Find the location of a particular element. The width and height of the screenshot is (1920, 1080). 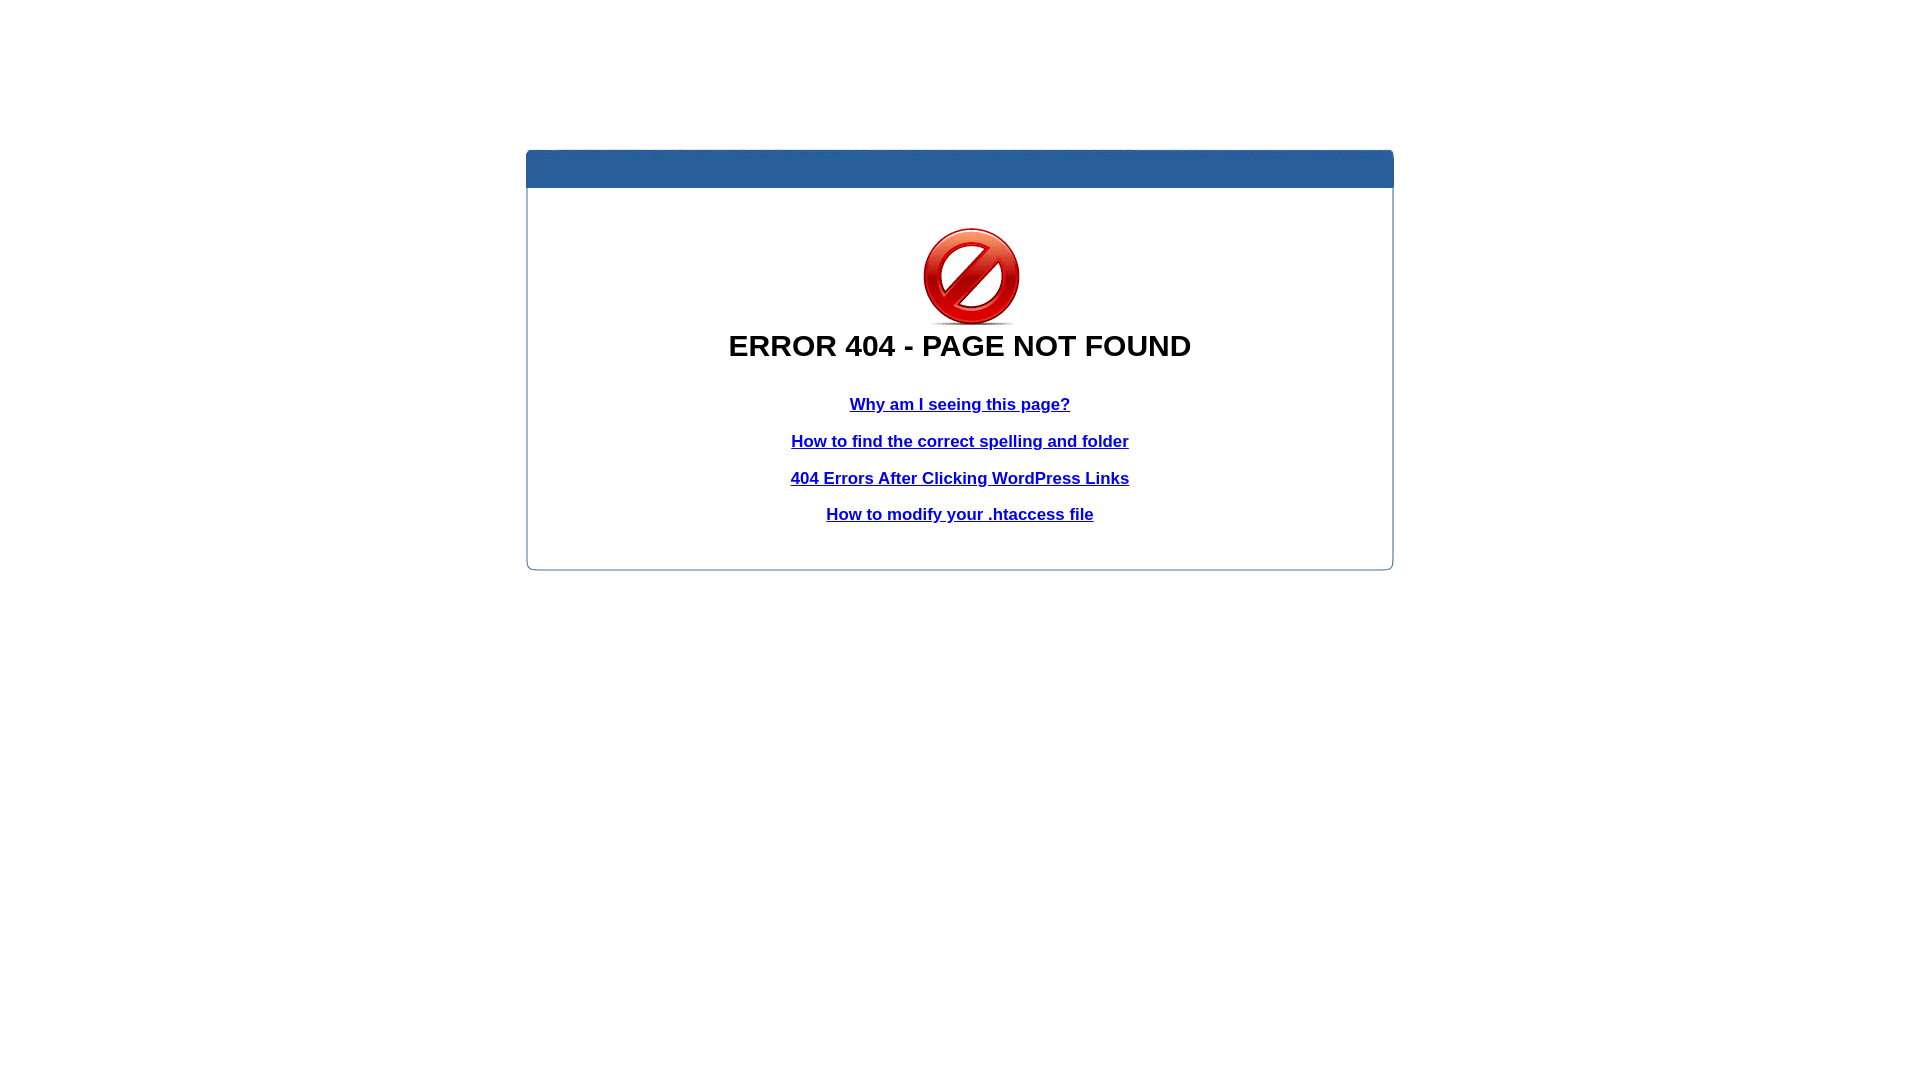

'How to modify your .htaccess file' is located at coordinates (825, 513).